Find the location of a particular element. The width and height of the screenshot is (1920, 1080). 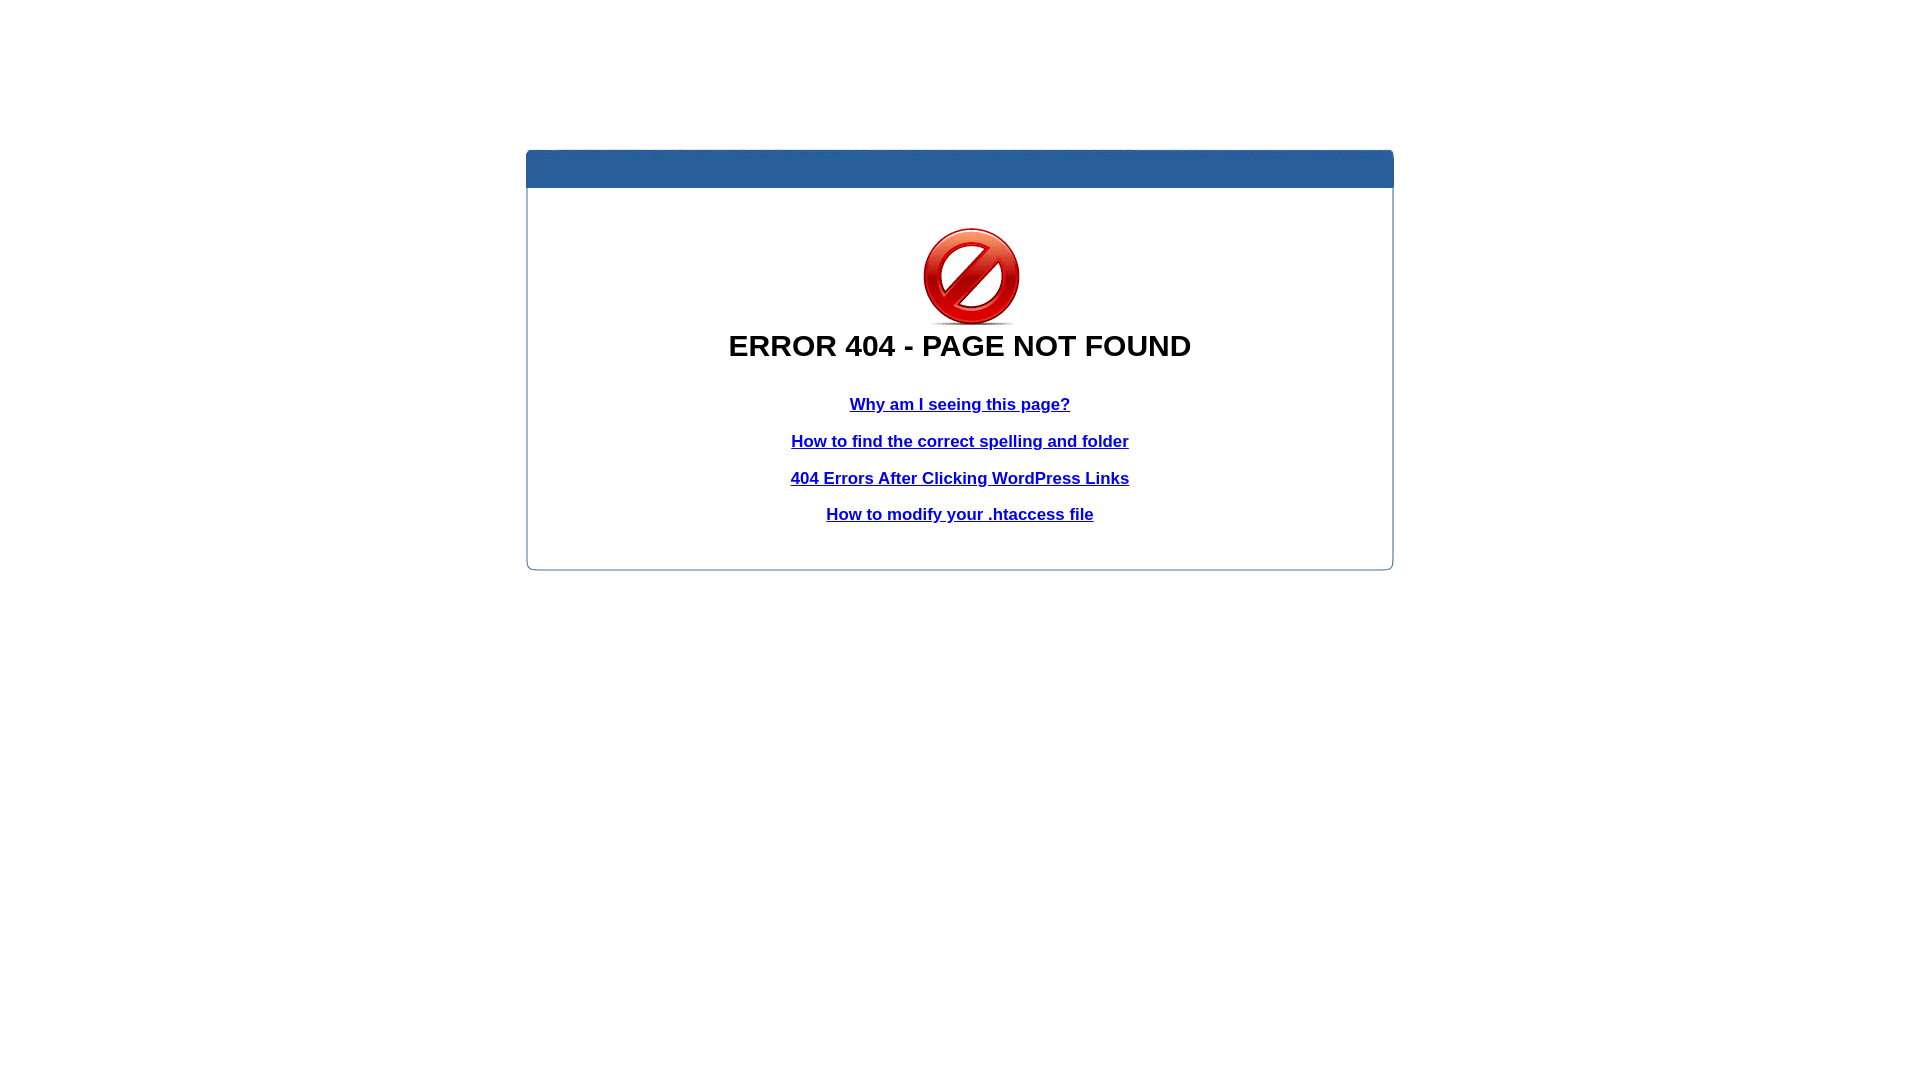

'How to modify your .htaccess file' is located at coordinates (825, 513).